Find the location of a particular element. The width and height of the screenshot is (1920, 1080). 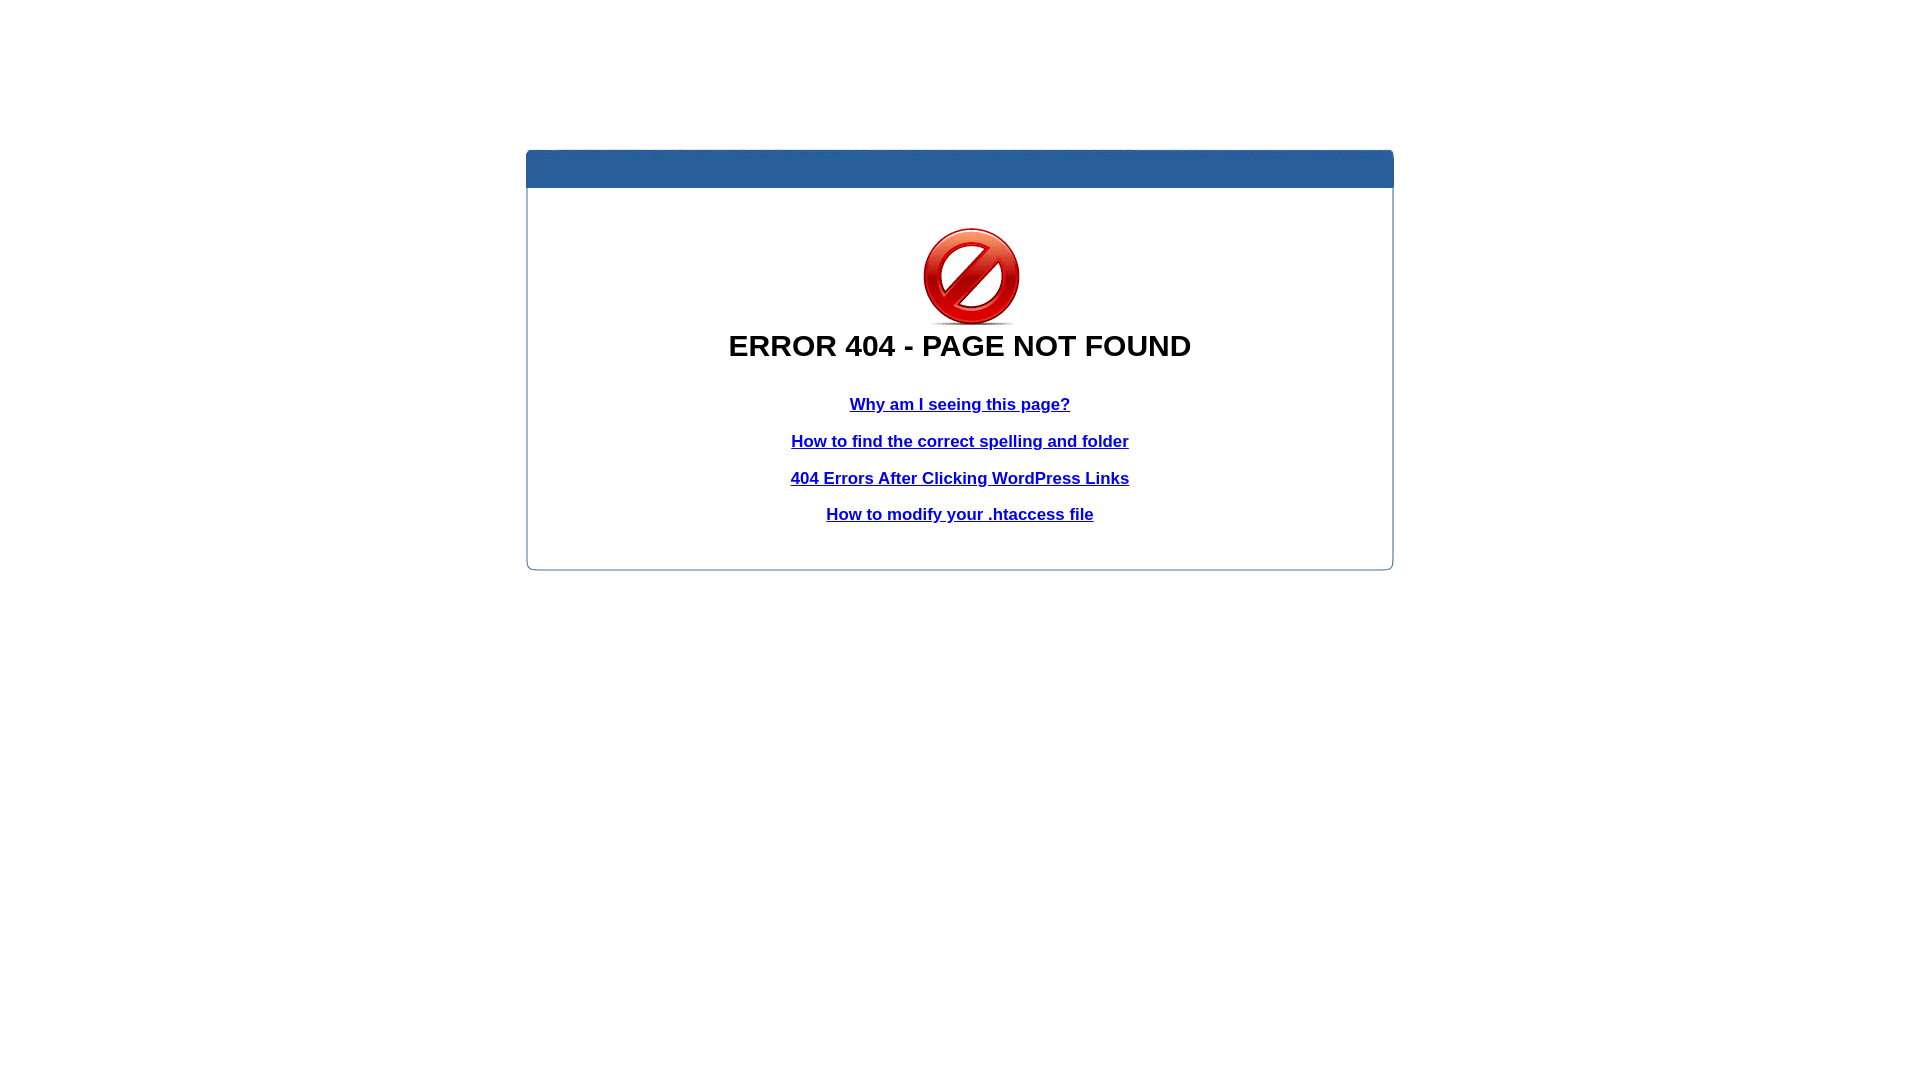

'How to modify your .htaccess file' is located at coordinates (825, 513).